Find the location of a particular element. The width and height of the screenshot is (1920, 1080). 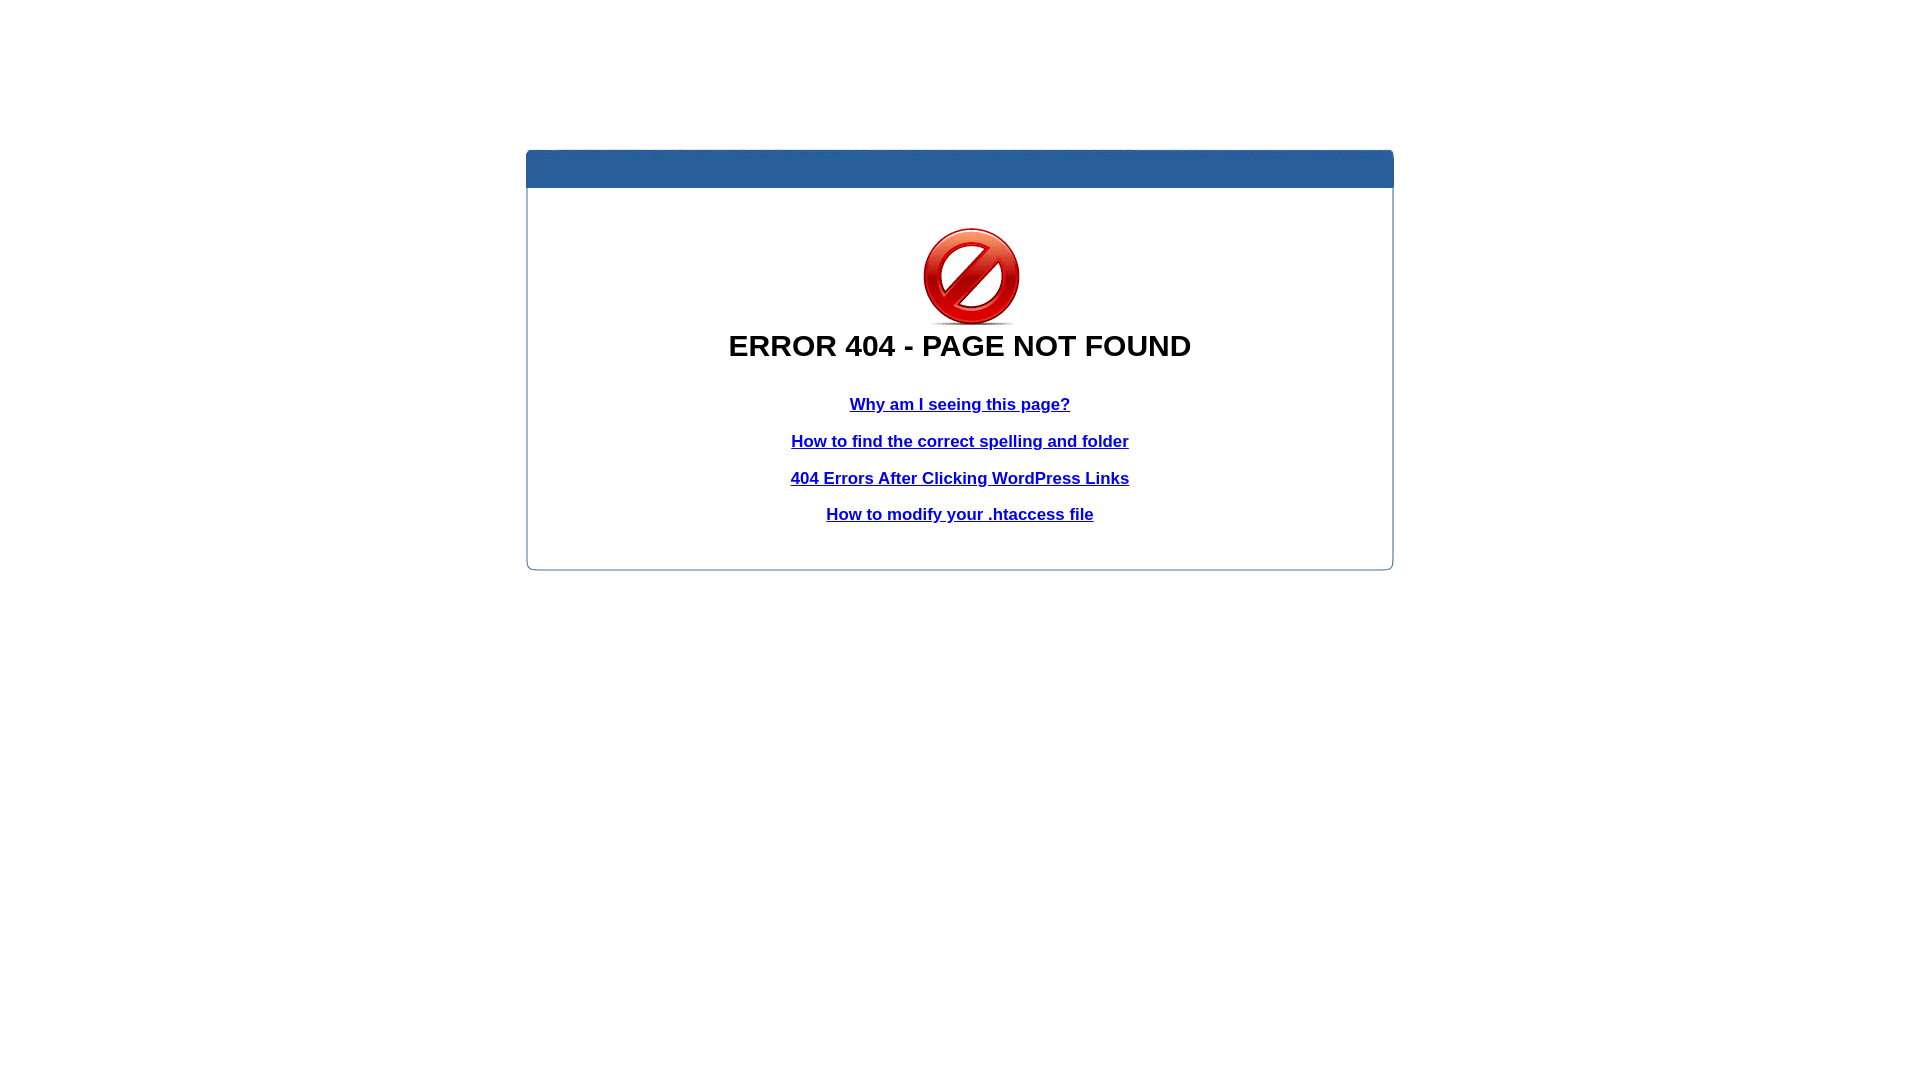

'How to modify your .htaccess file' is located at coordinates (825, 513).